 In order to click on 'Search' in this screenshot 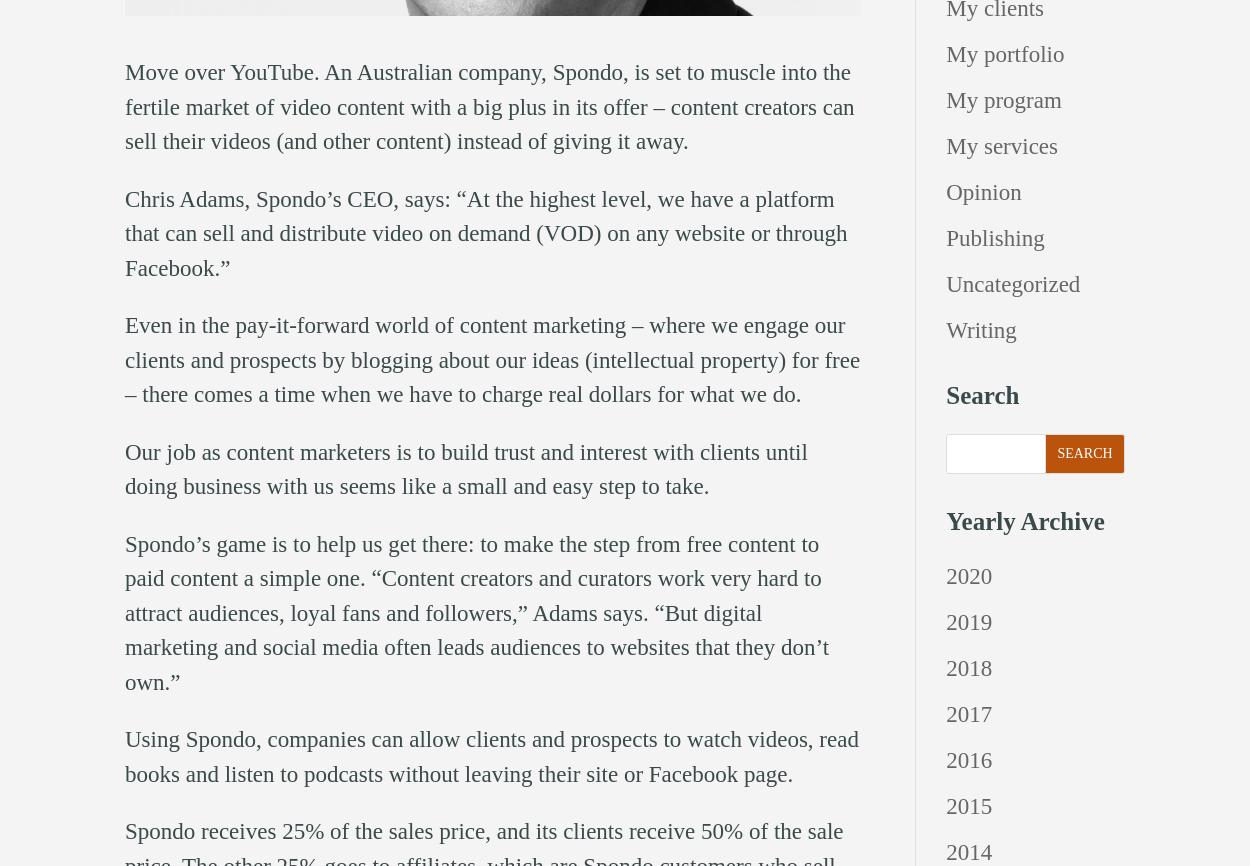, I will do `click(945, 394)`.